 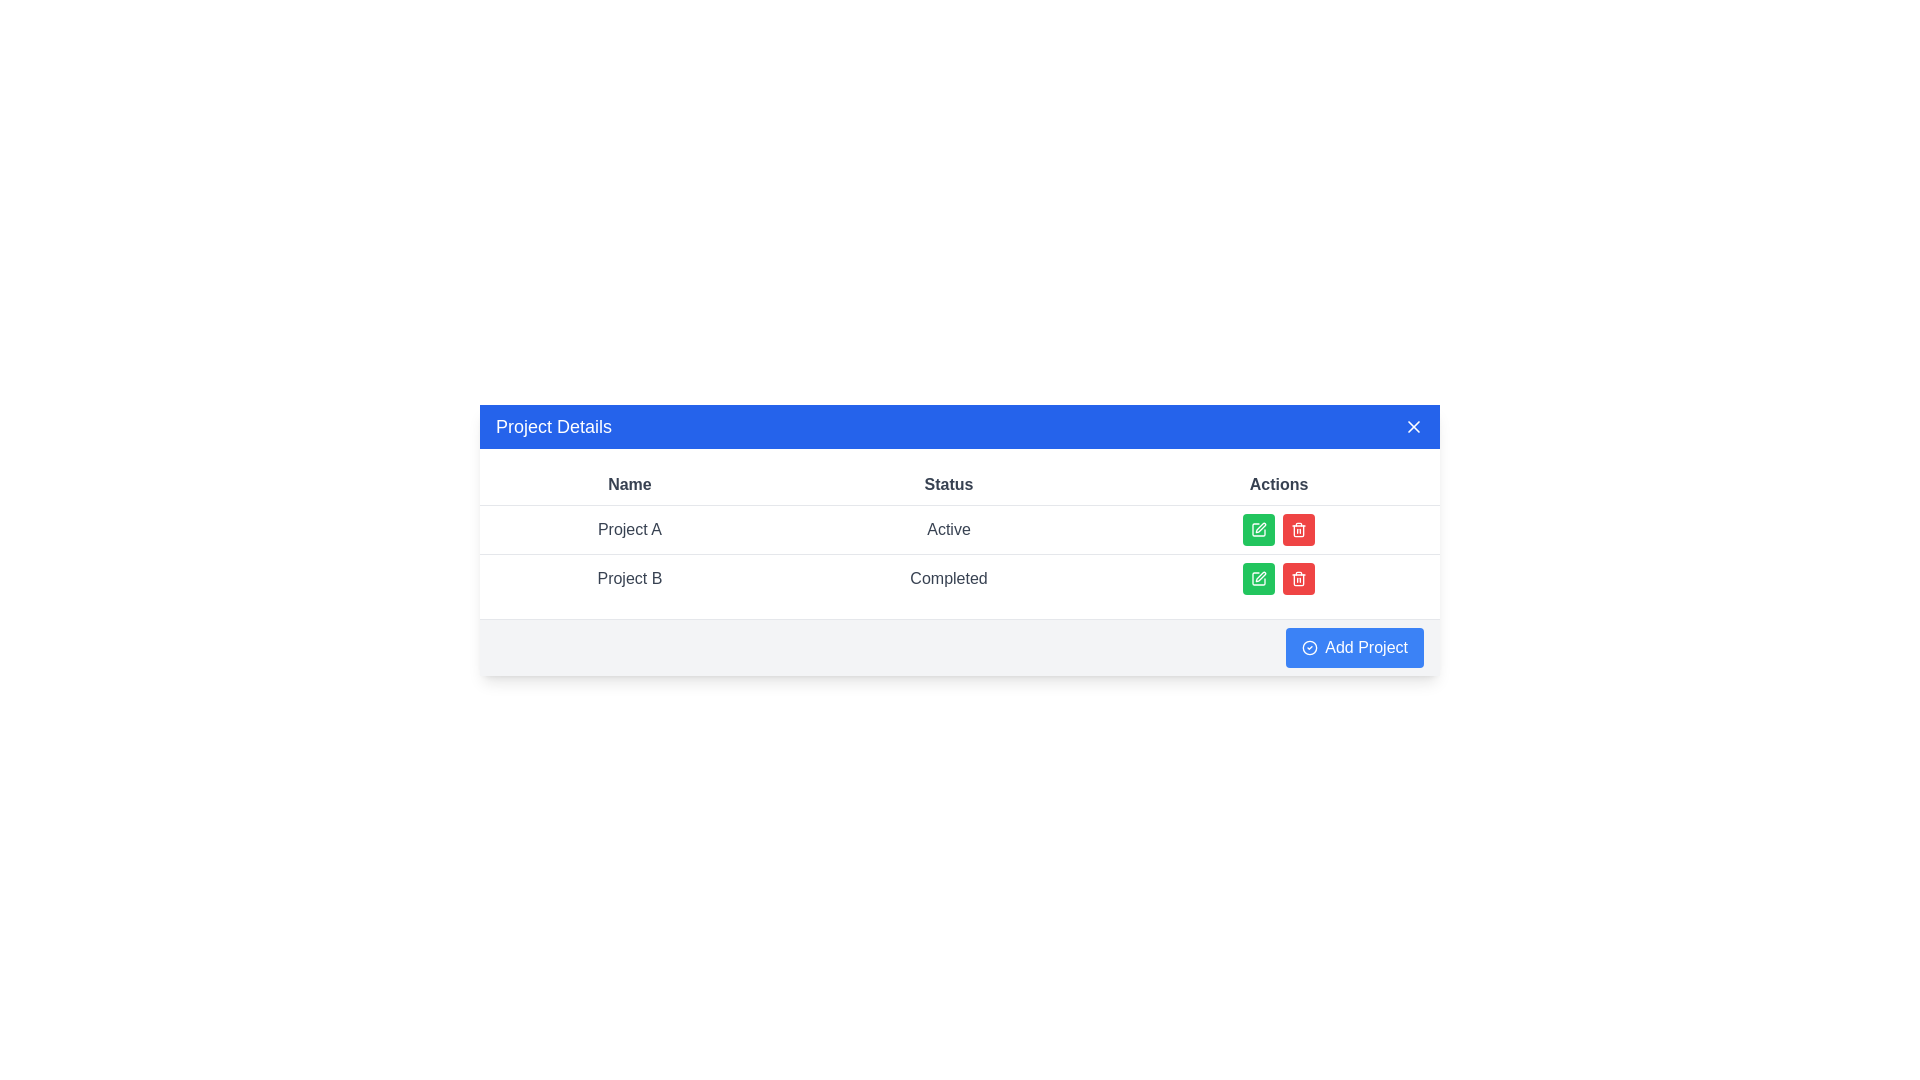 I want to click on the Text Display Element displaying 'Project AActive', located in the first row of the table interface, aligned with the 'Name', 'Status', and 'Actions' columns, so click(x=960, y=528).